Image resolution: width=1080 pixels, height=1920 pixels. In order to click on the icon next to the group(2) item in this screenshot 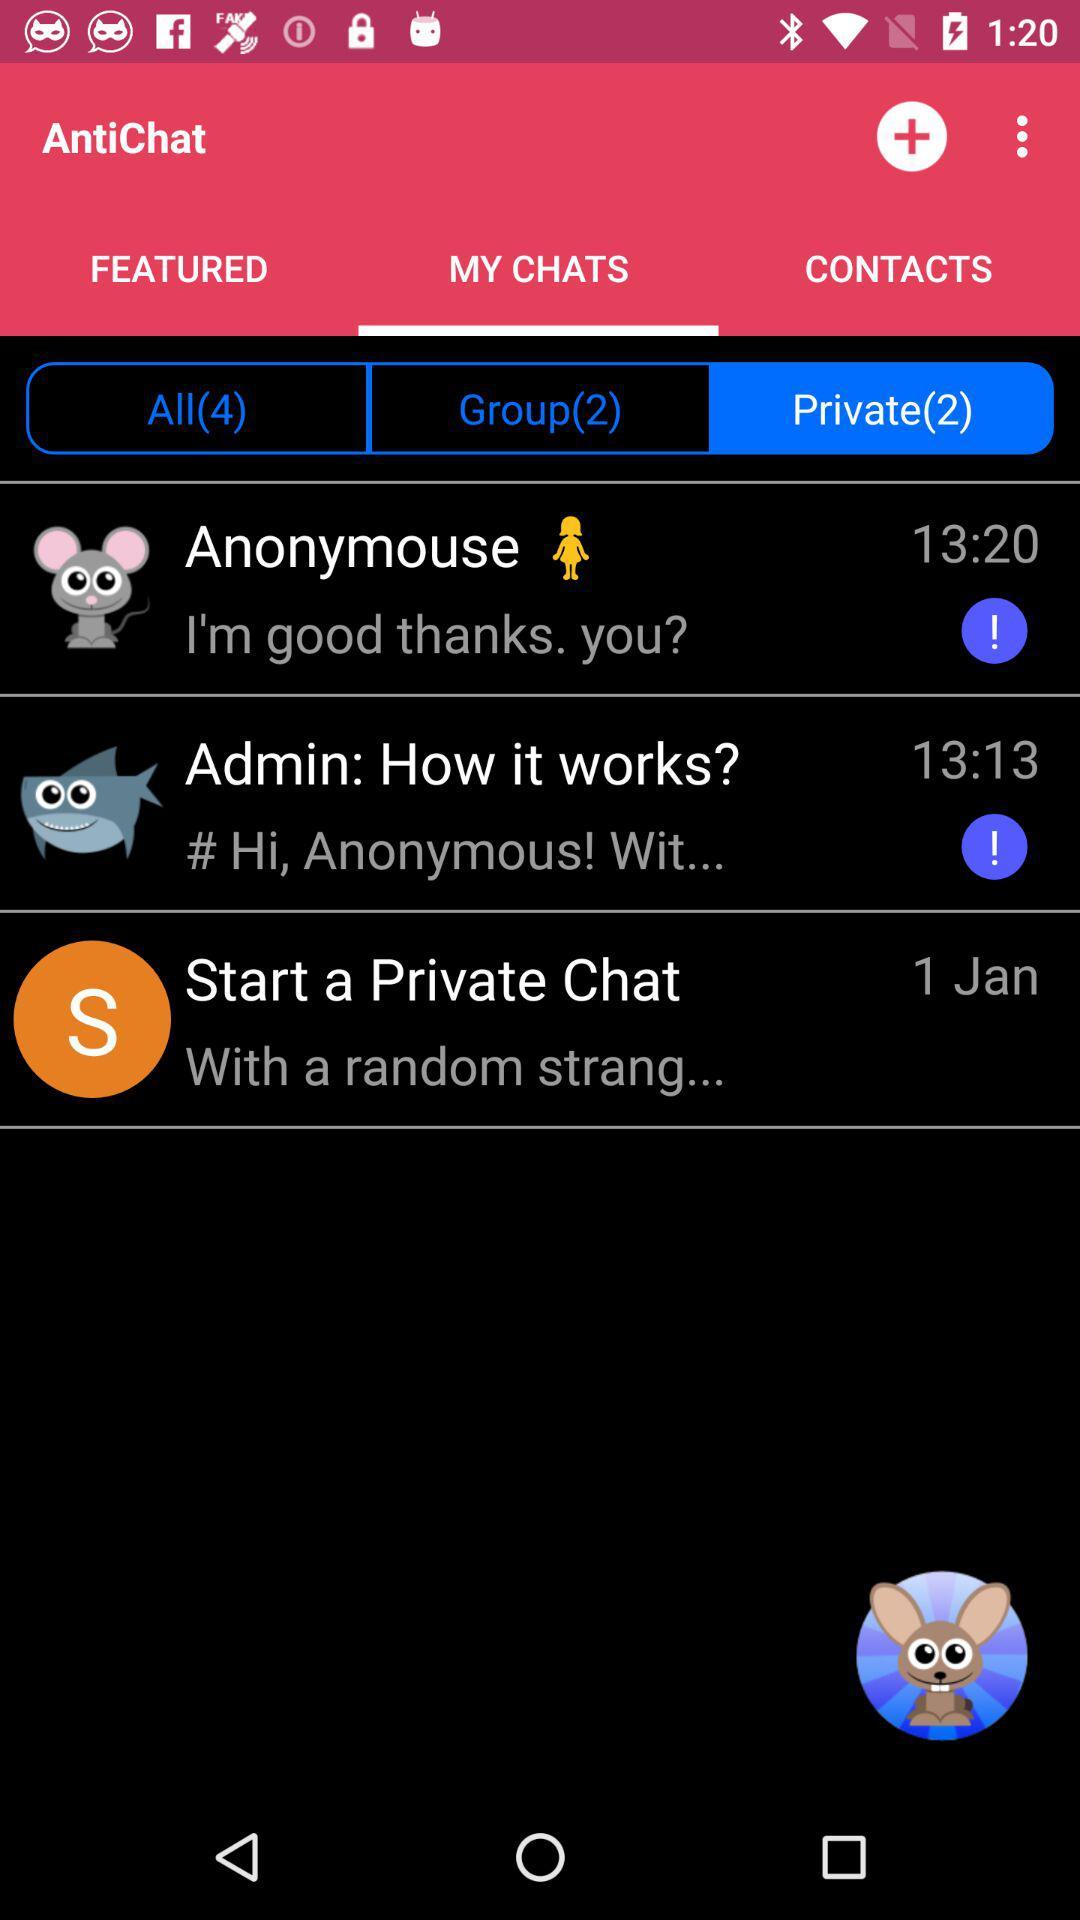, I will do `click(197, 407)`.